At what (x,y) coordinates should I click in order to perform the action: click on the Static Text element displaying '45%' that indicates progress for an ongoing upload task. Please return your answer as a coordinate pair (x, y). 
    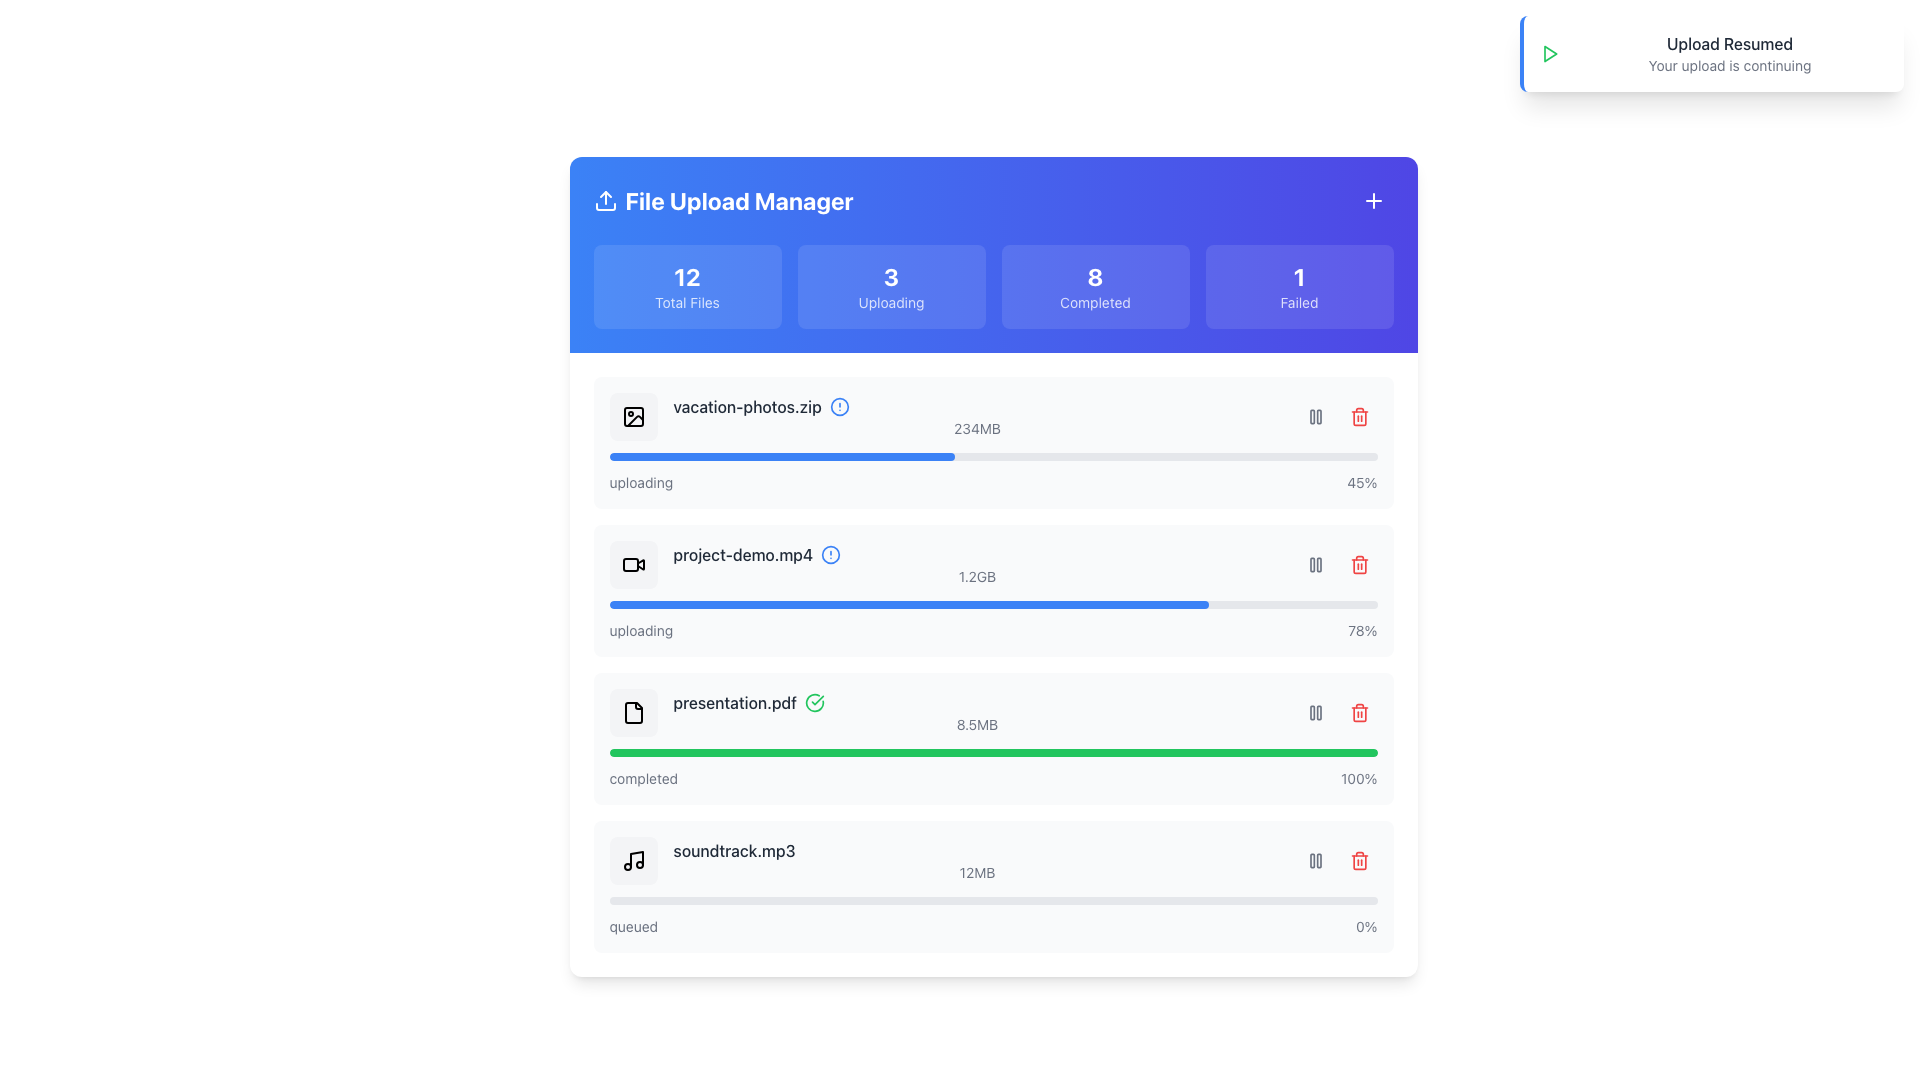
    Looking at the image, I should click on (1361, 482).